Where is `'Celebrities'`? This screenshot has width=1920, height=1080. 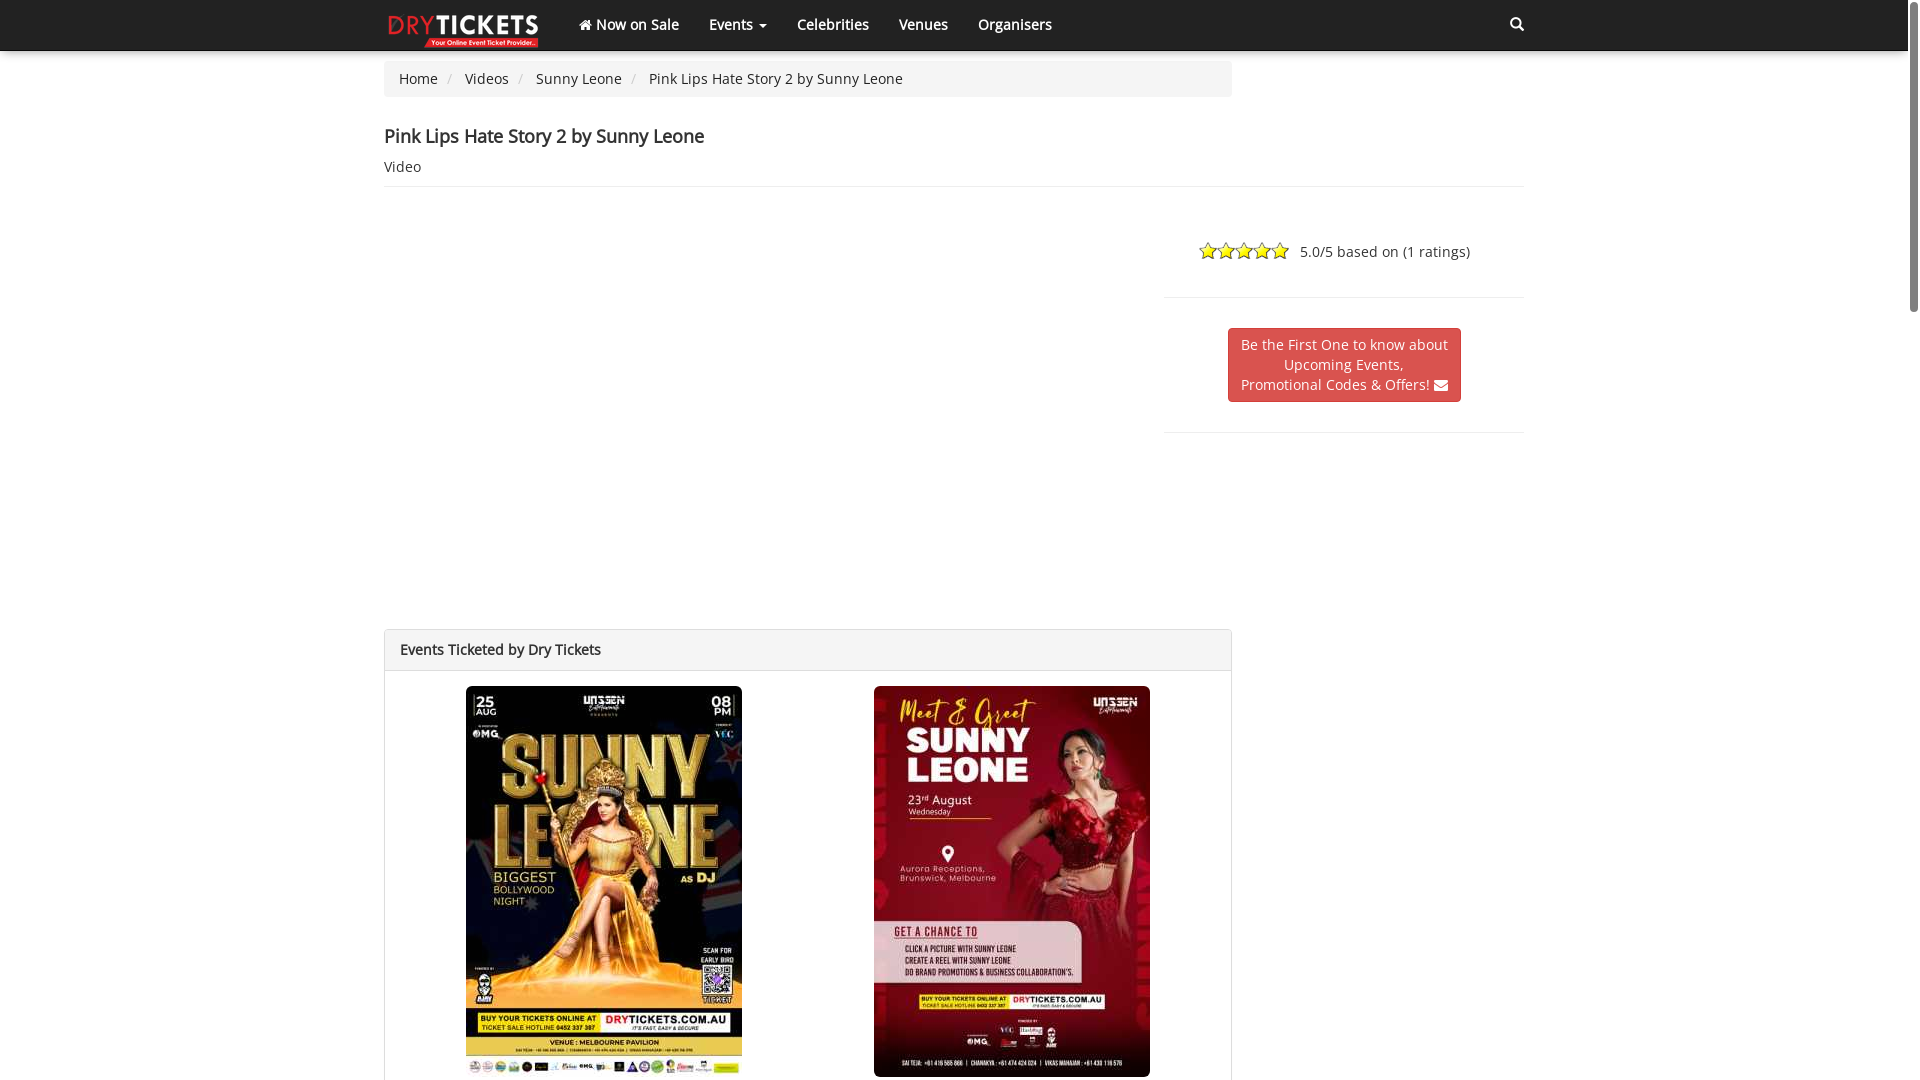 'Celebrities' is located at coordinates (833, 24).